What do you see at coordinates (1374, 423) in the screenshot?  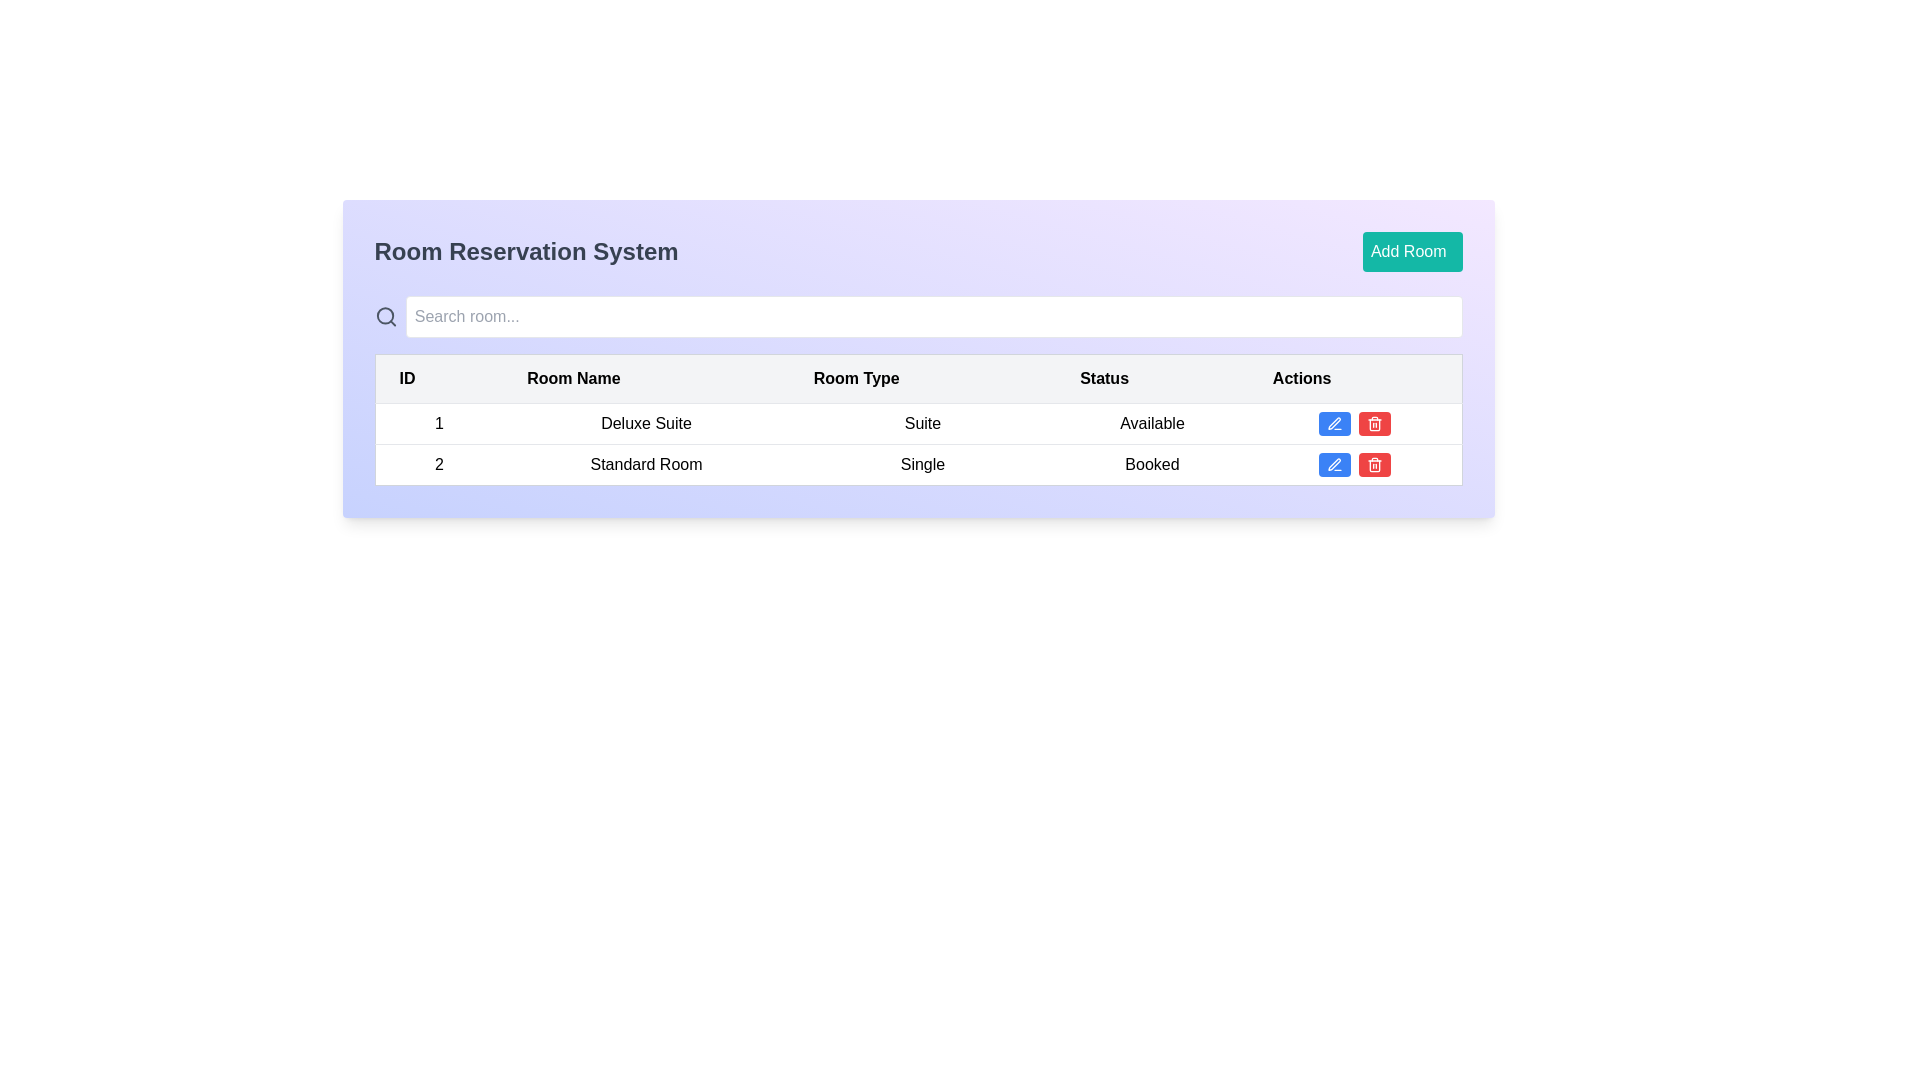 I see `the delete button located in the action button group to observe hover effects` at bounding box center [1374, 423].